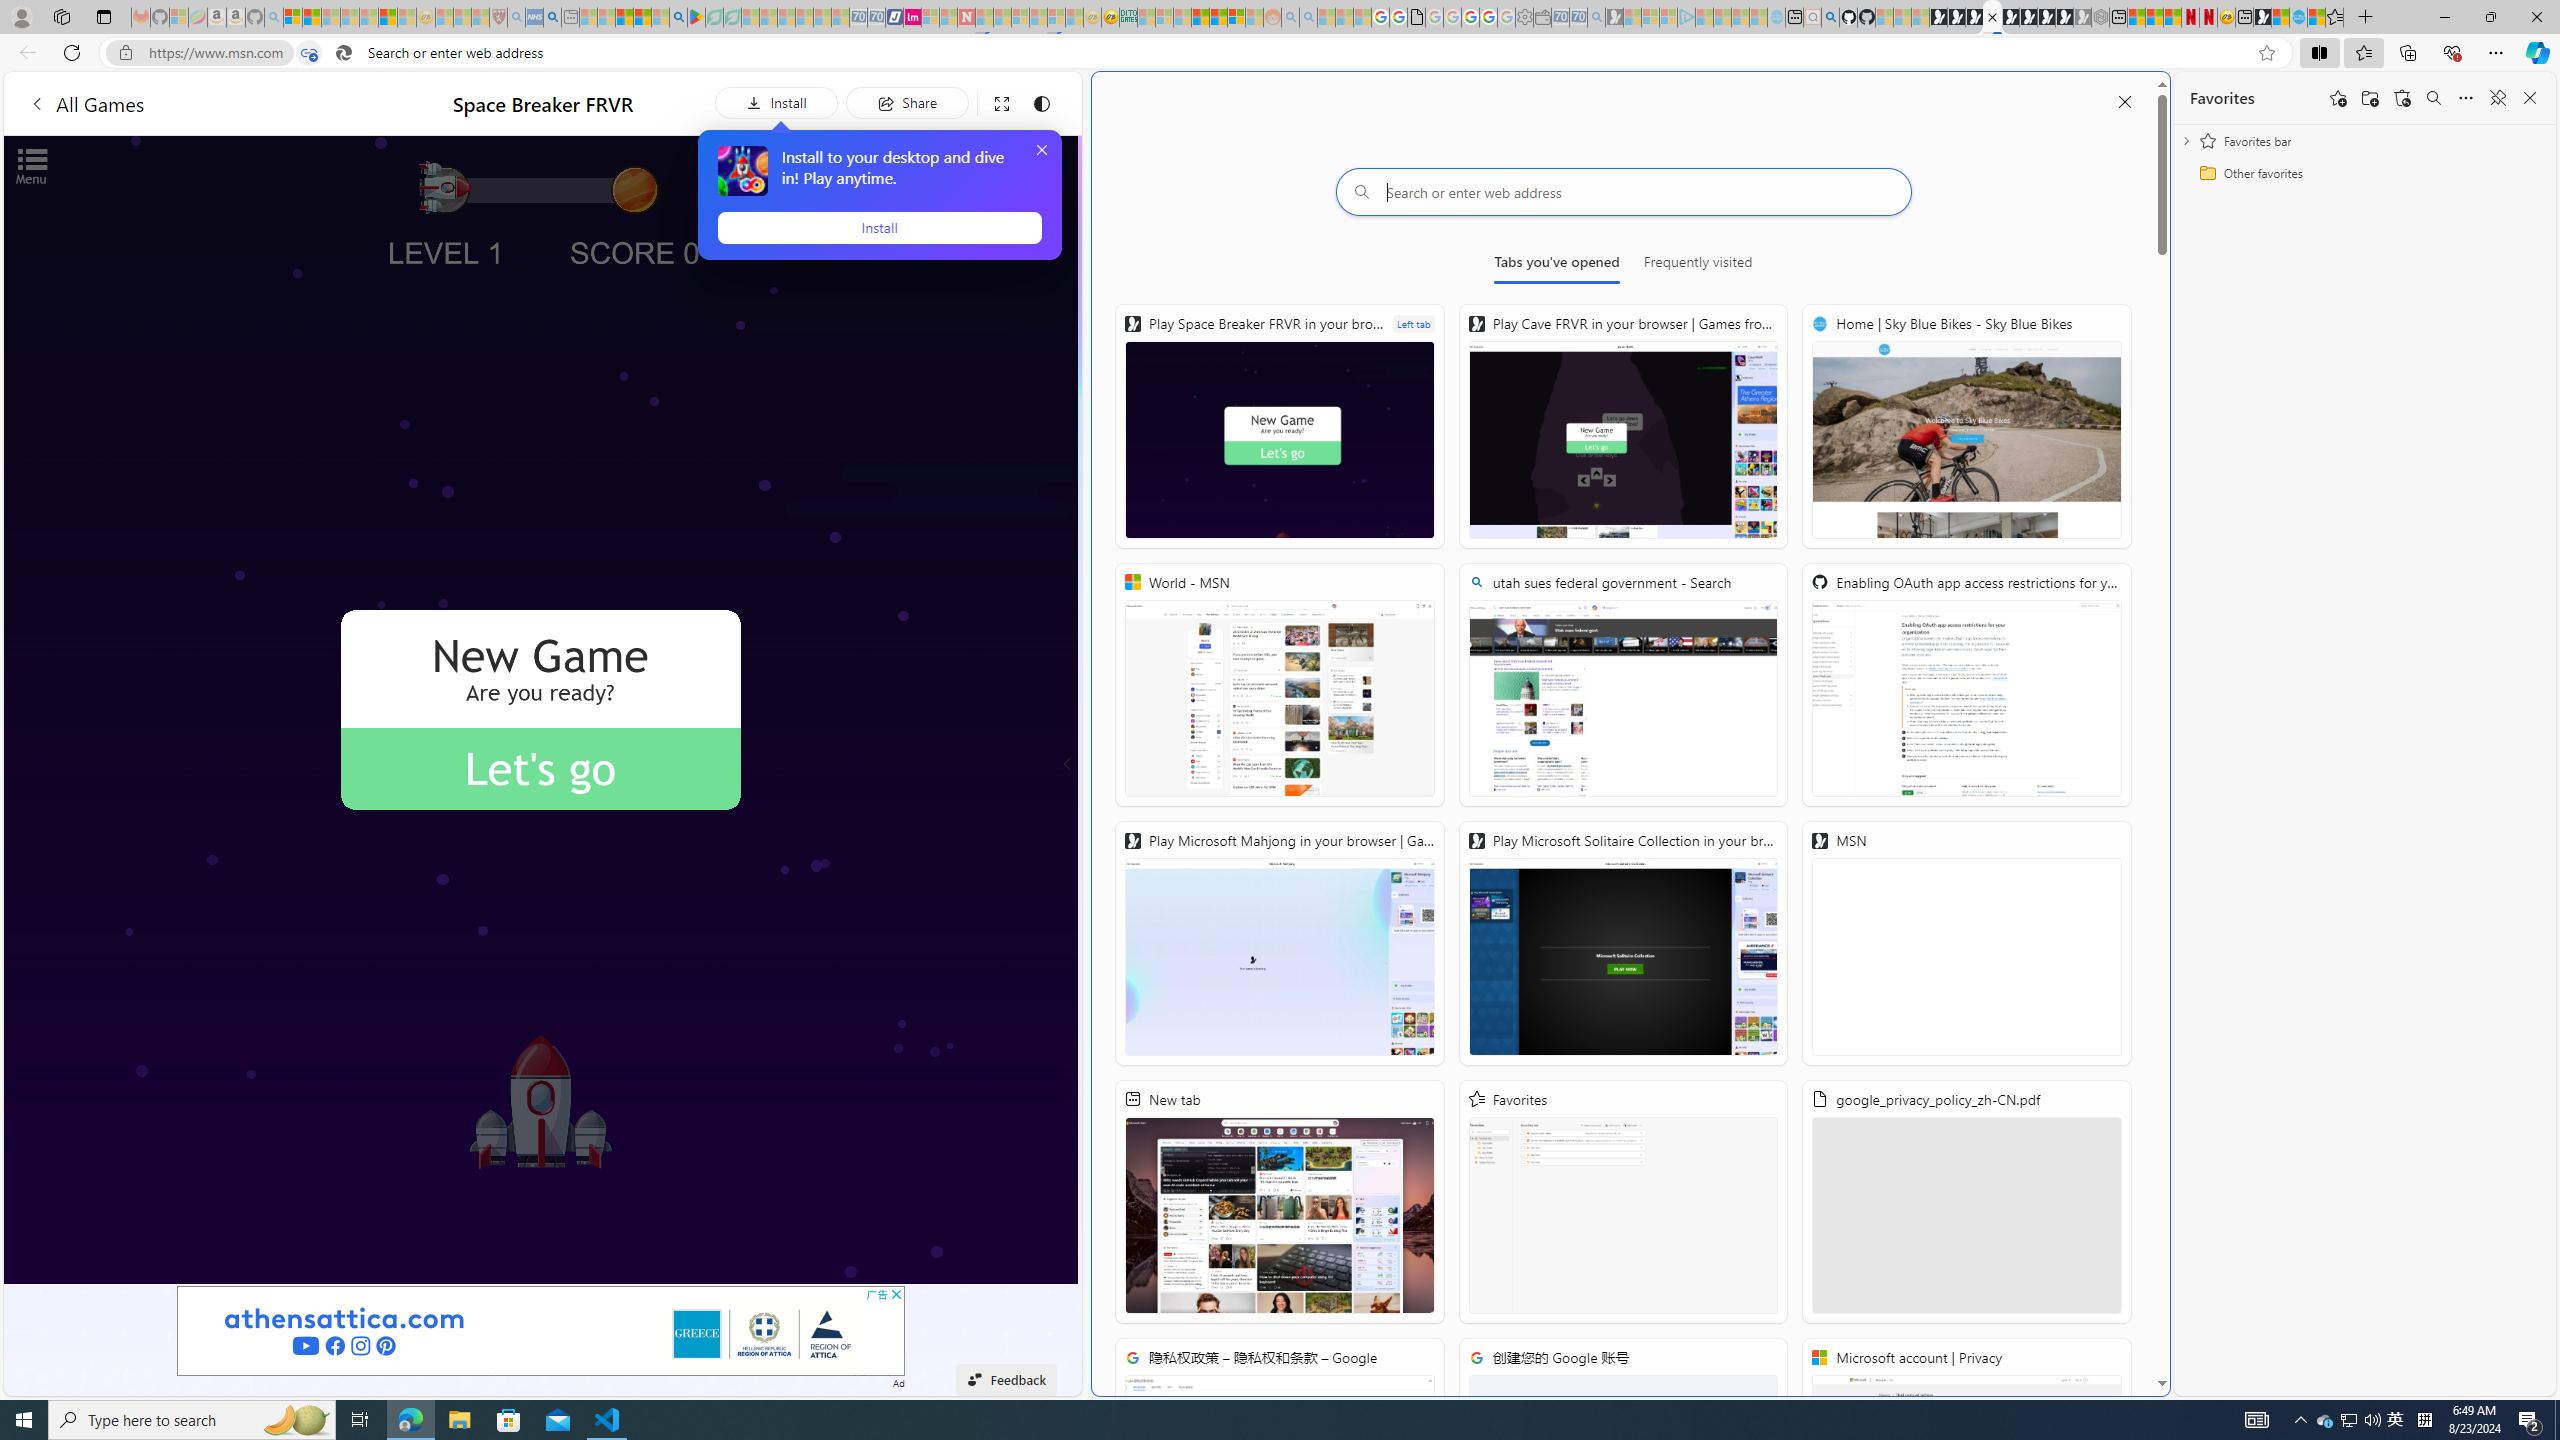 This screenshot has height=1440, width=2560. Describe the element at coordinates (1622, 683) in the screenshot. I see `'utah sues federal government - Search'` at that location.